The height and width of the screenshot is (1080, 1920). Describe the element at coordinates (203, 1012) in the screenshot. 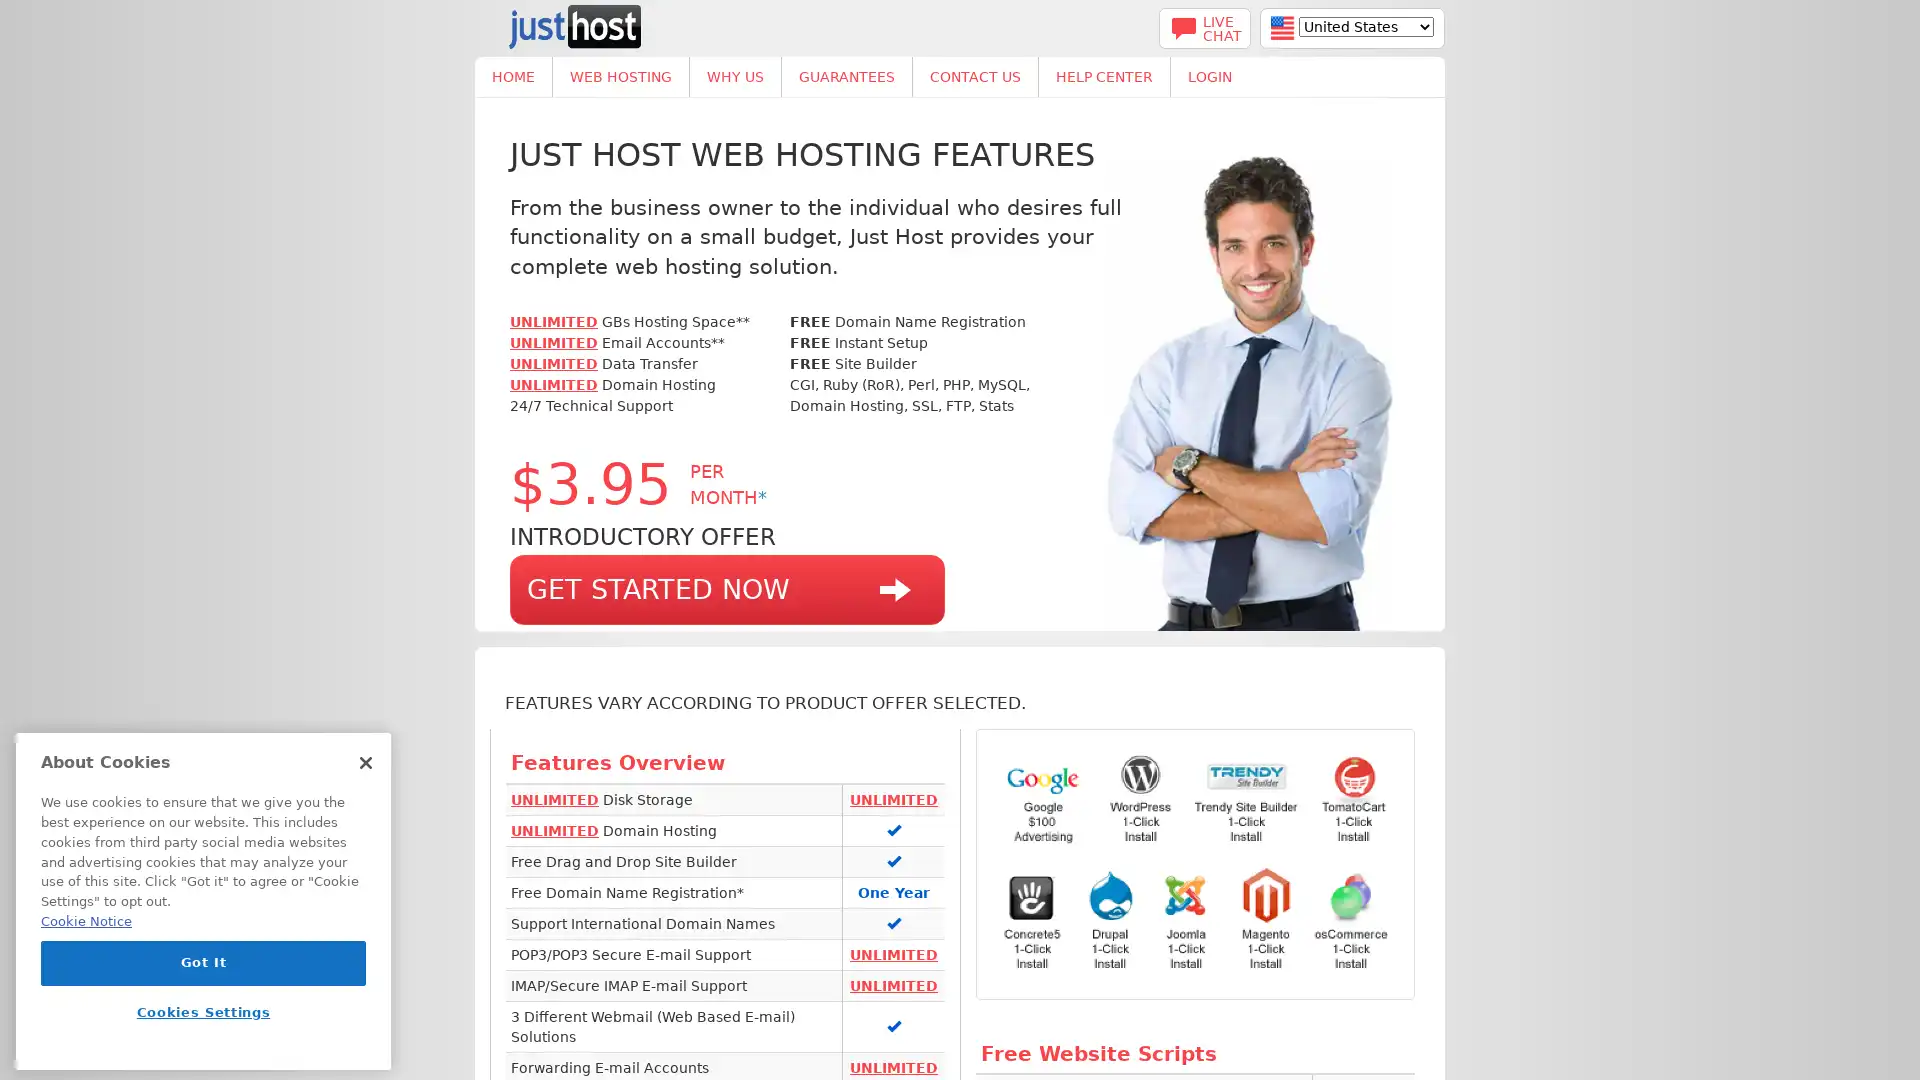

I see `Cookies Settings` at that location.